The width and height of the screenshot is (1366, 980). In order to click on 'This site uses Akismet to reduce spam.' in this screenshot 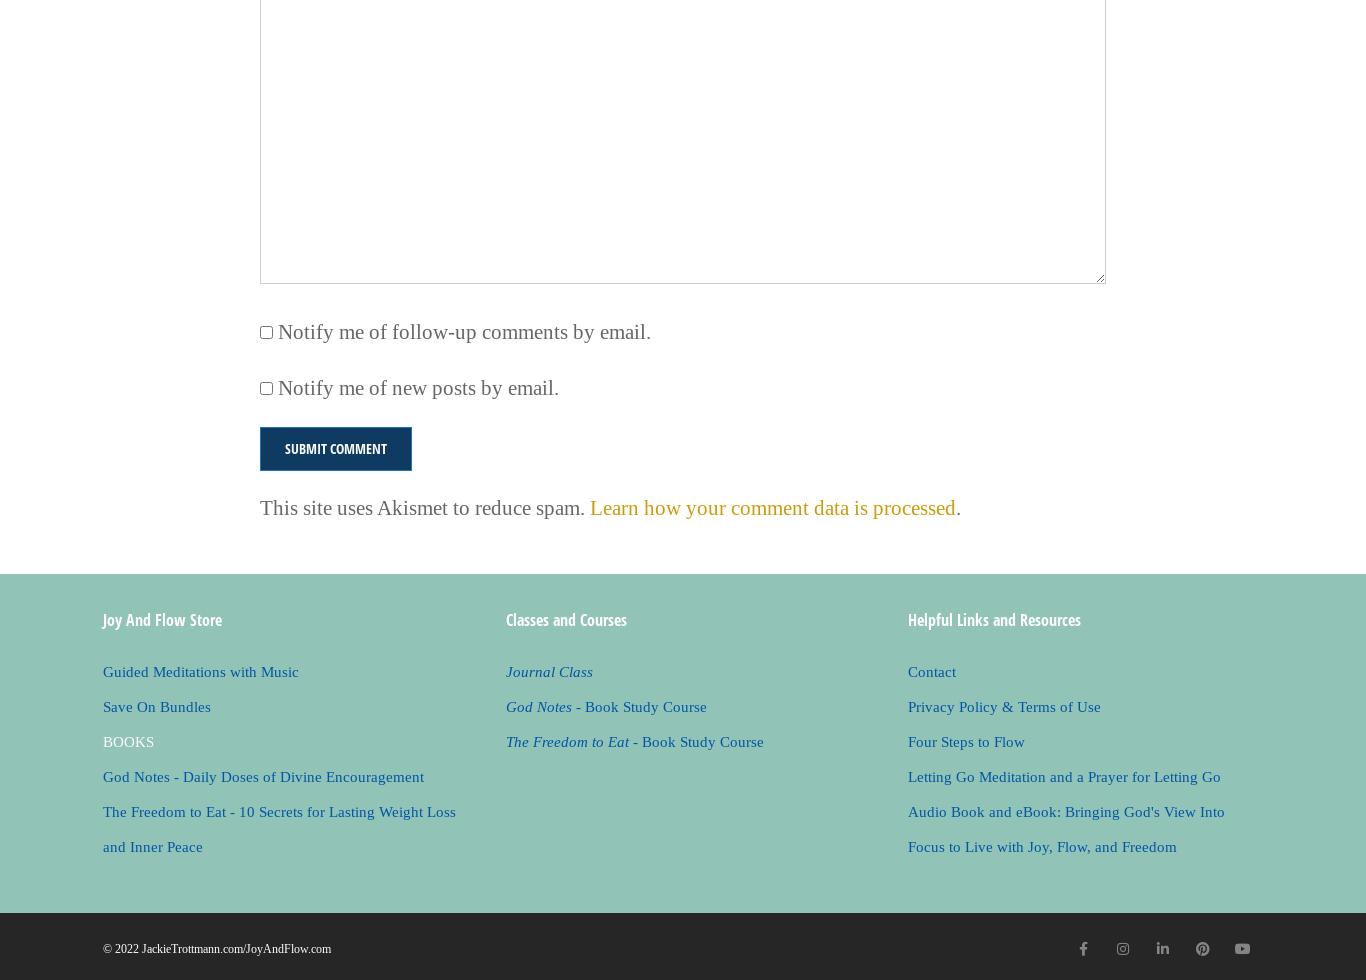, I will do `click(423, 507)`.